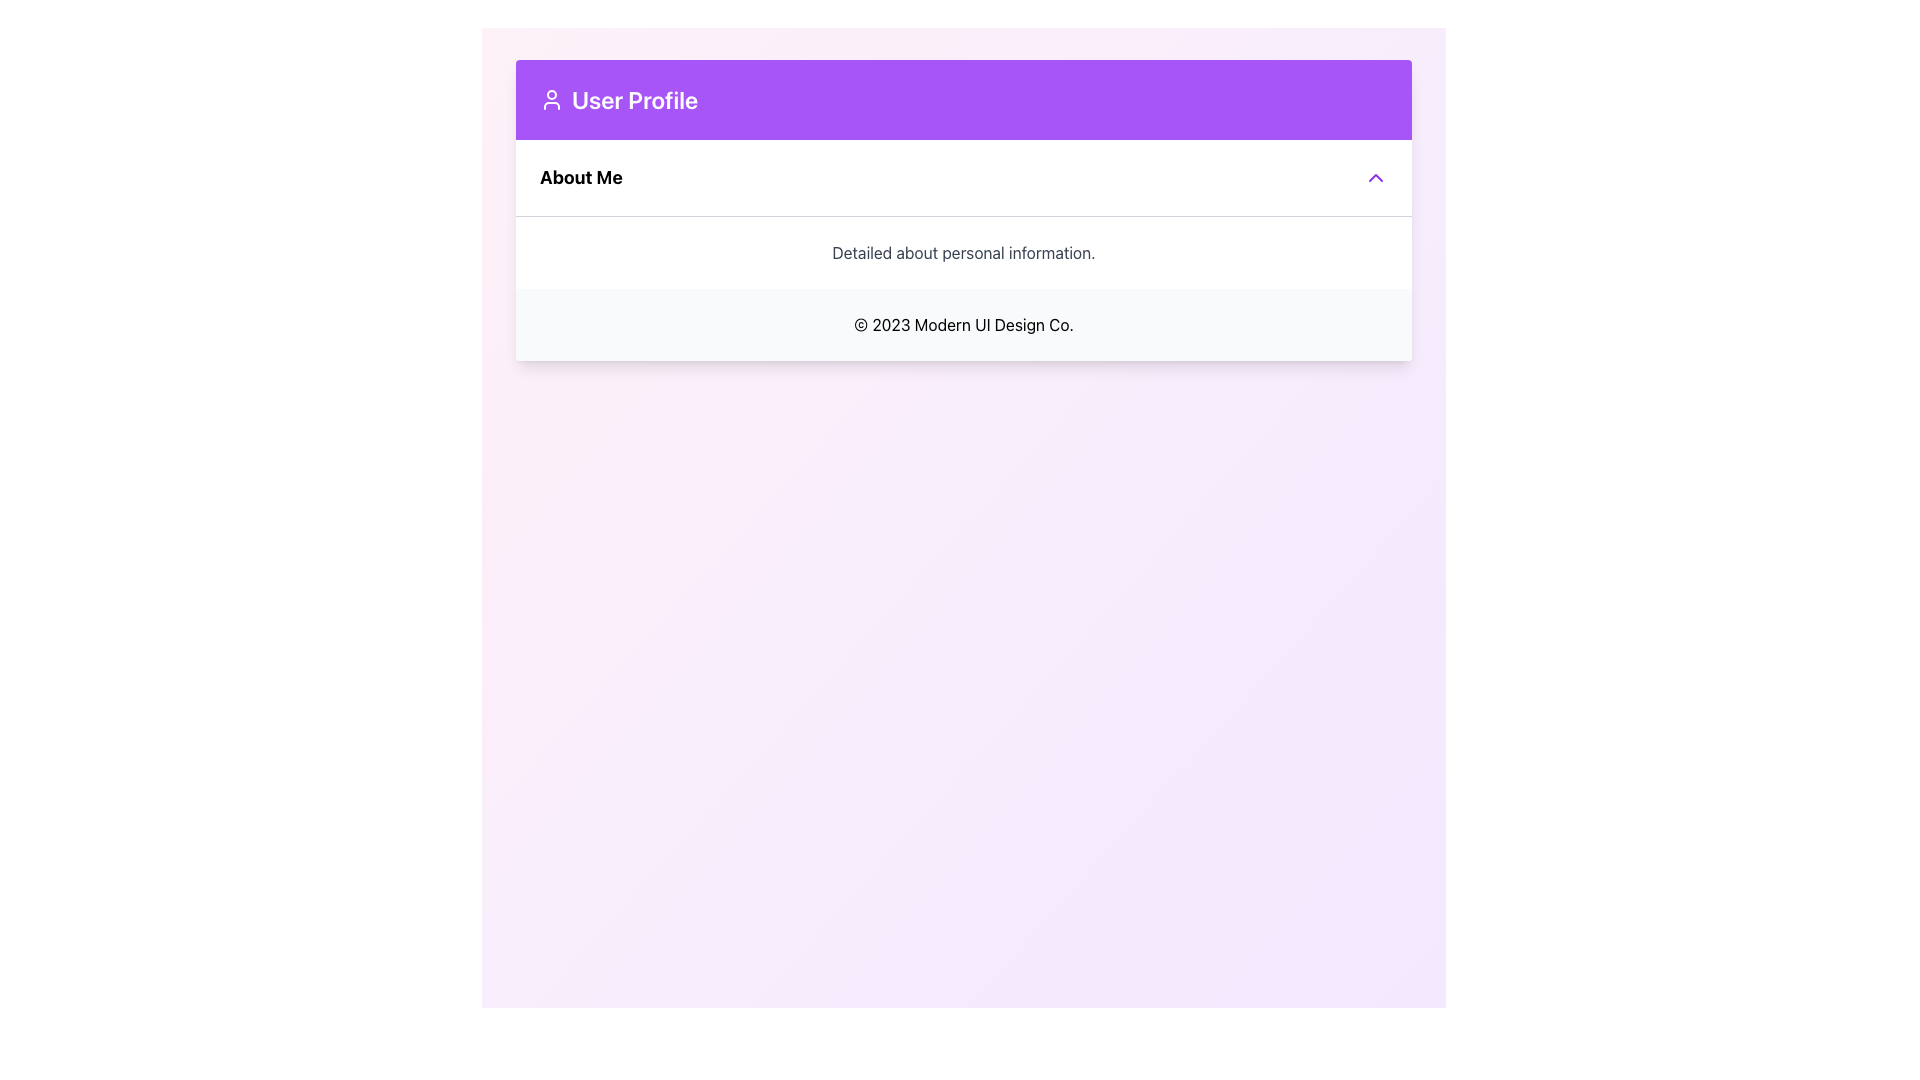 The width and height of the screenshot is (1920, 1080). Describe the element at coordinates (552, 100) in the screenshot. I see `the user icon located within the 'User Profile' header, which has a circular head and U-shaped body` at that location.